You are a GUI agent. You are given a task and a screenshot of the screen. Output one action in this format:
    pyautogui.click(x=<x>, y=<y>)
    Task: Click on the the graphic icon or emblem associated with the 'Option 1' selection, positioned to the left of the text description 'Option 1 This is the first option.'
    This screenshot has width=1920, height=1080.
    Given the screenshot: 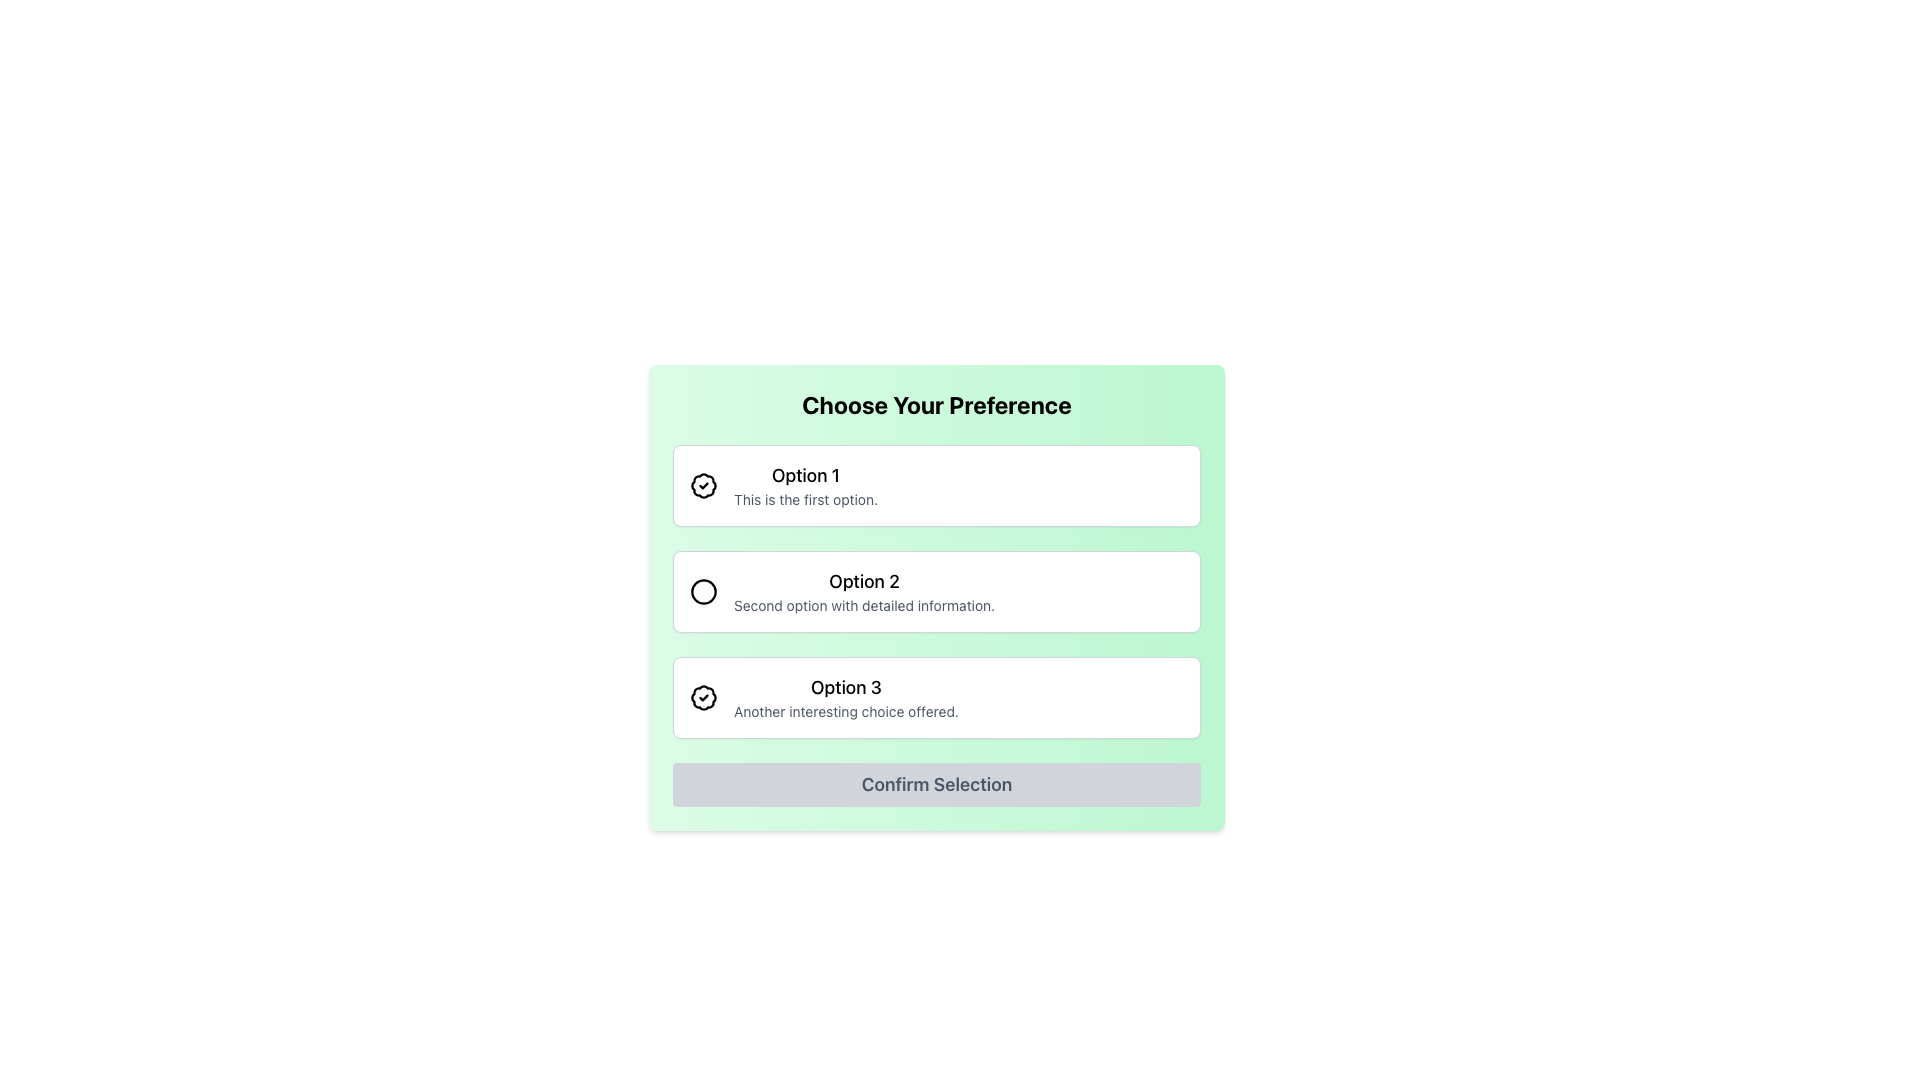 What is the action you would take?
    pyautogui.click(x=704, y=486)
    